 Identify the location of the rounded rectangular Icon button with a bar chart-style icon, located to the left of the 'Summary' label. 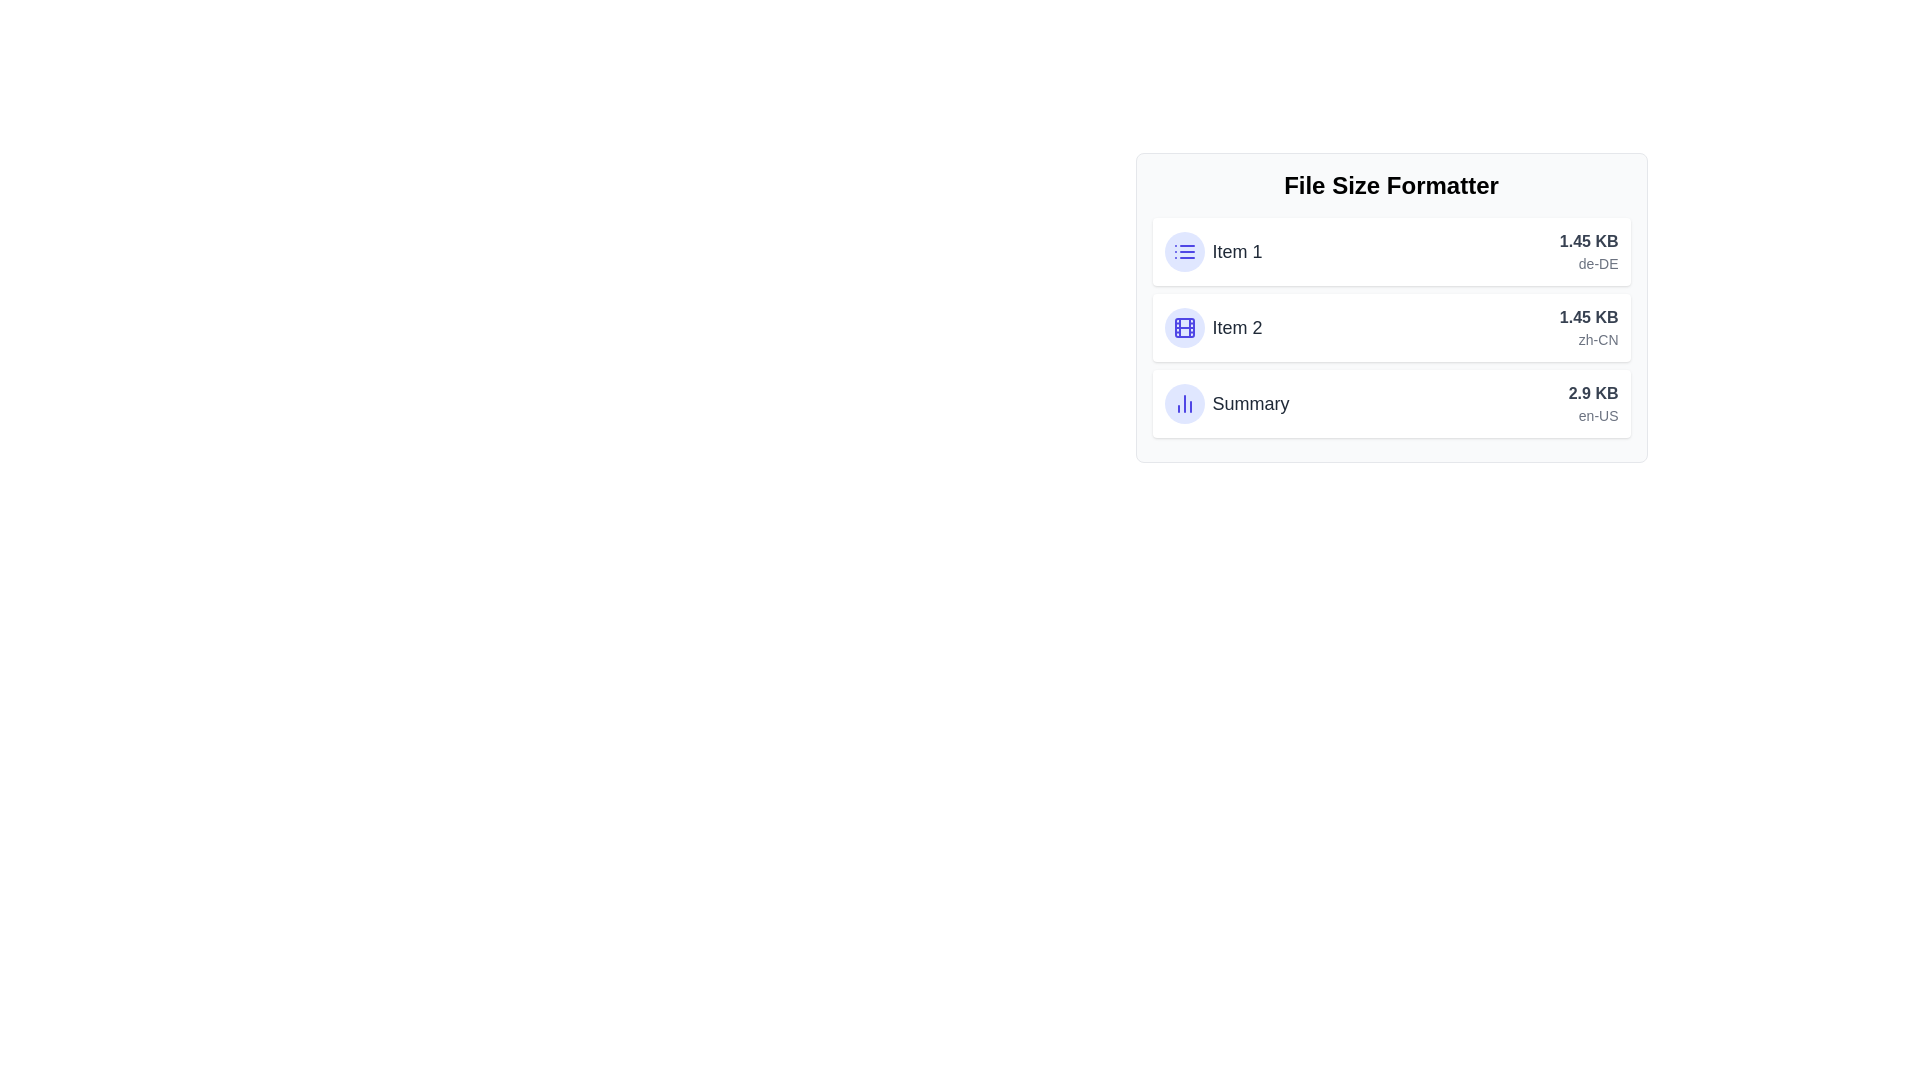
(1184, 404).